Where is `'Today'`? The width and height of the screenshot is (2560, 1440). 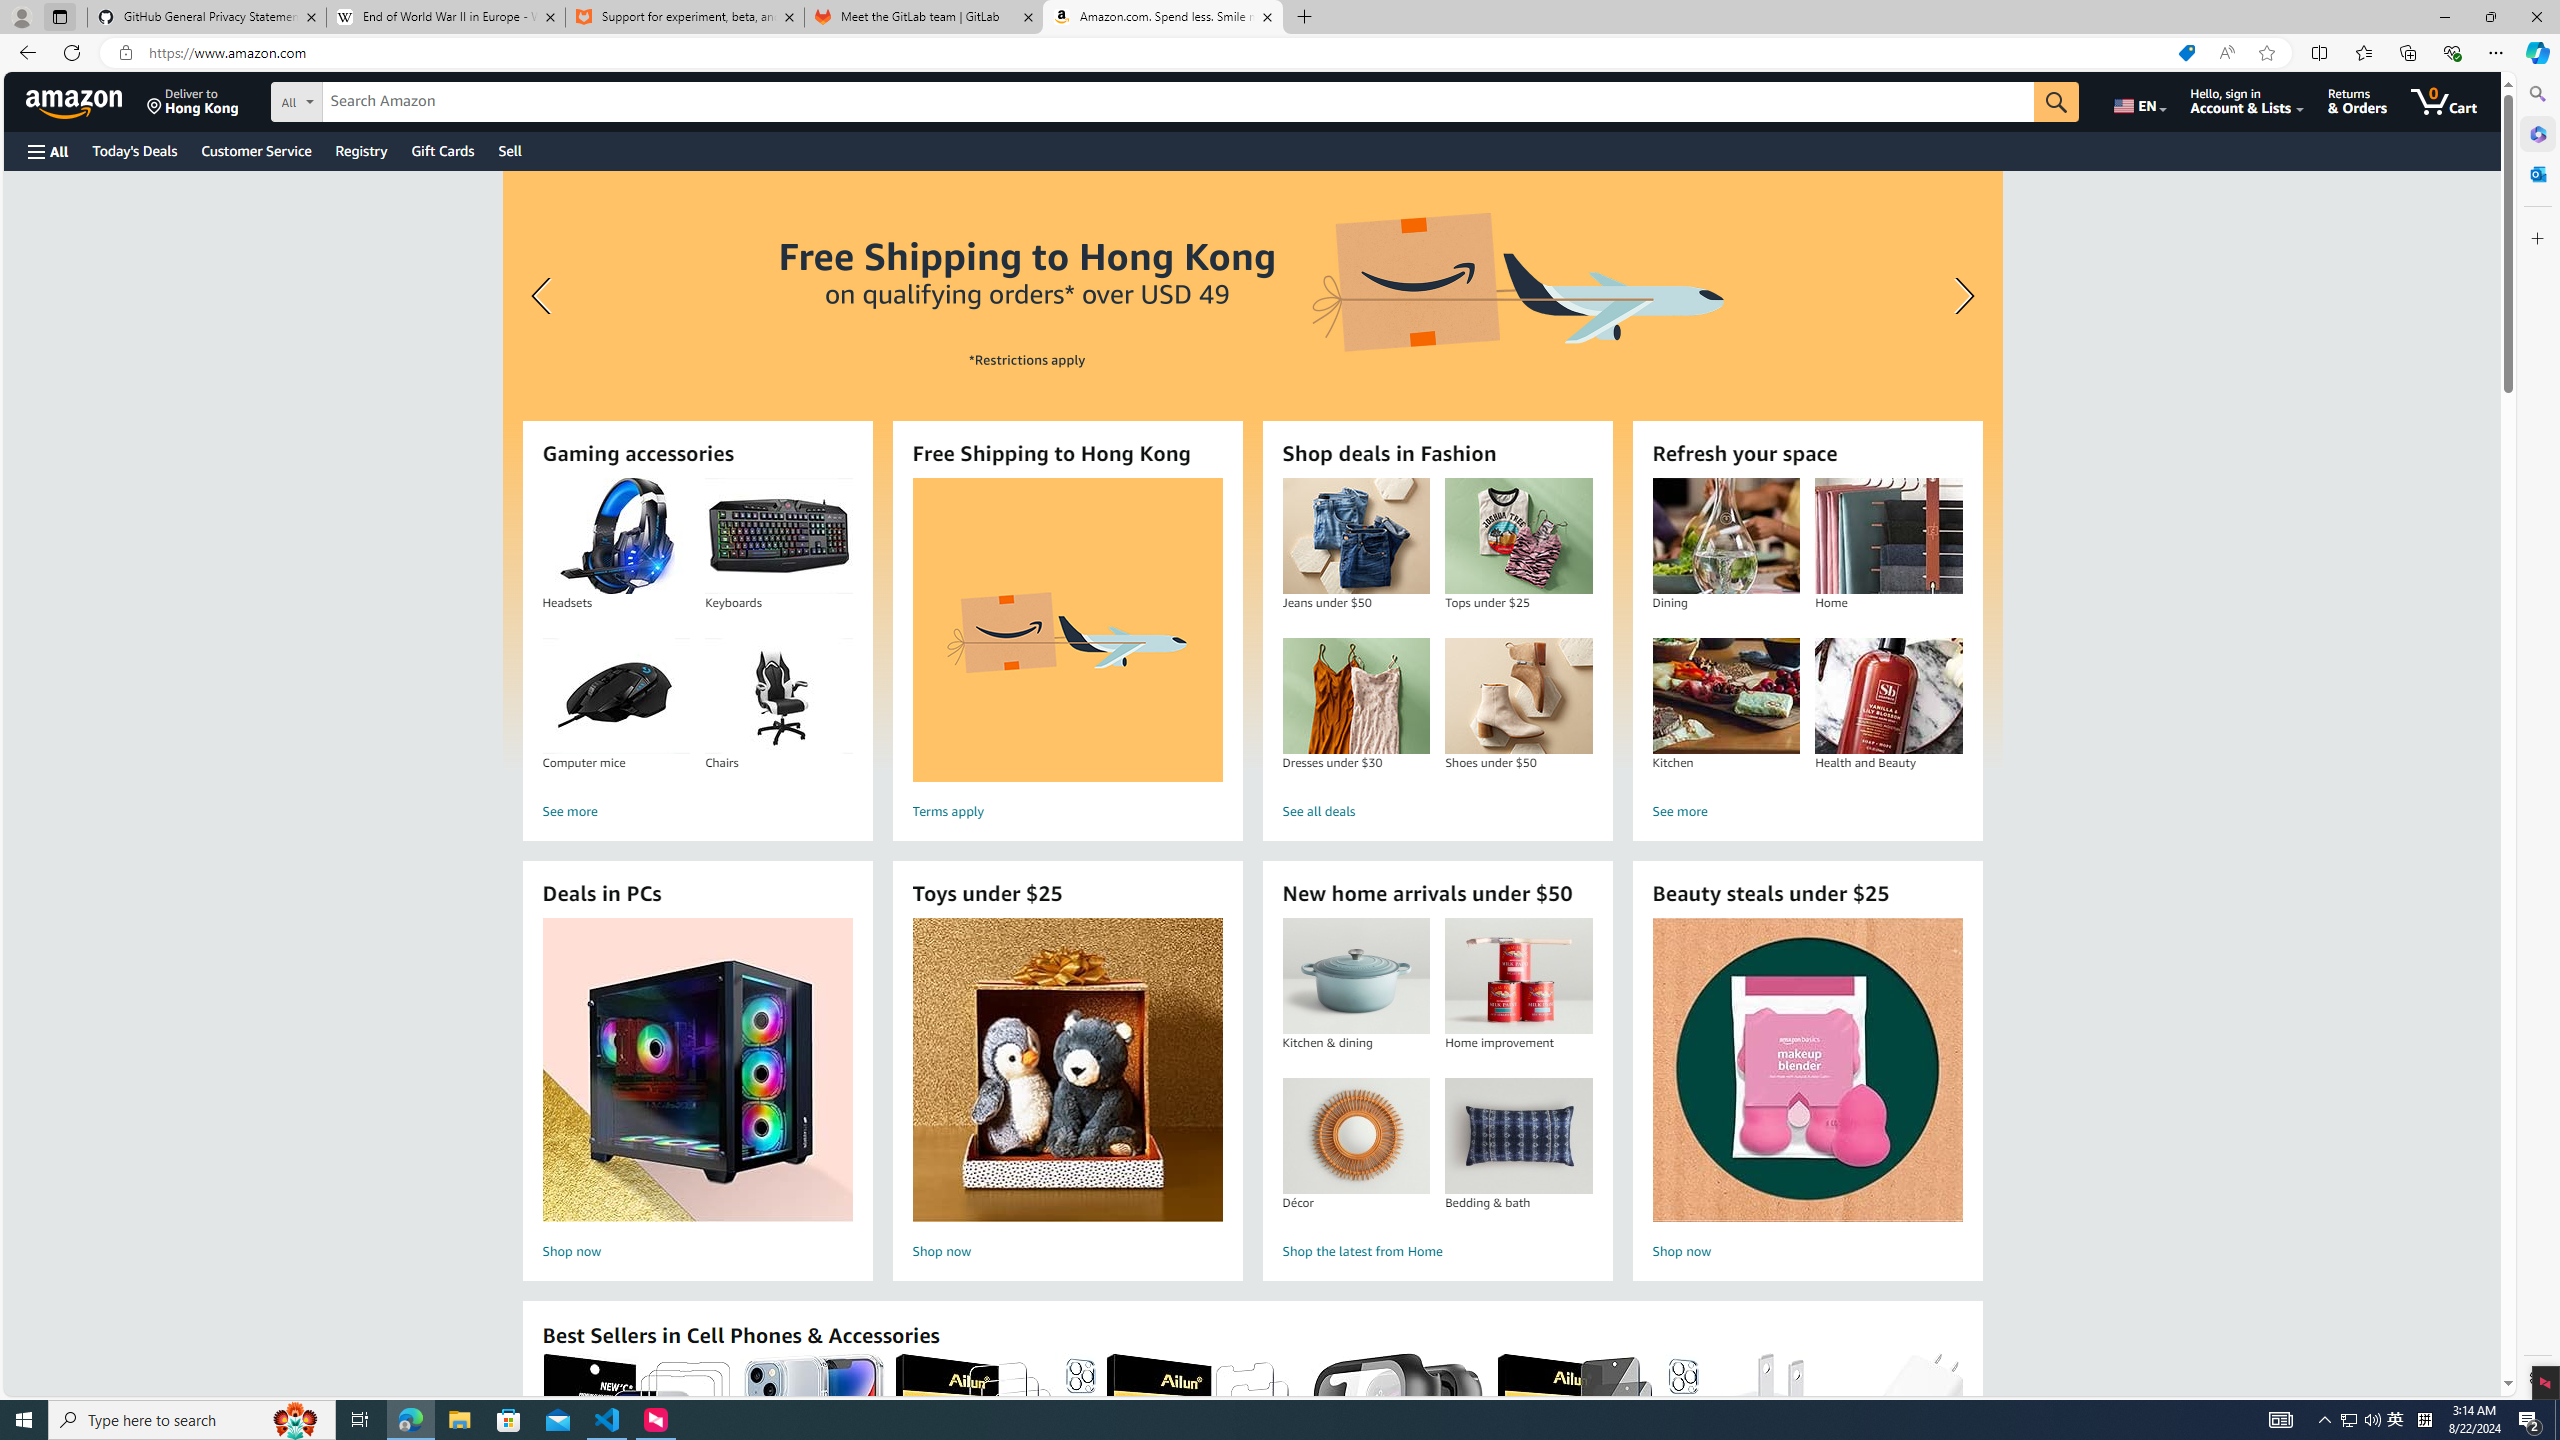 'Today' is located at coordinates (134, 150).